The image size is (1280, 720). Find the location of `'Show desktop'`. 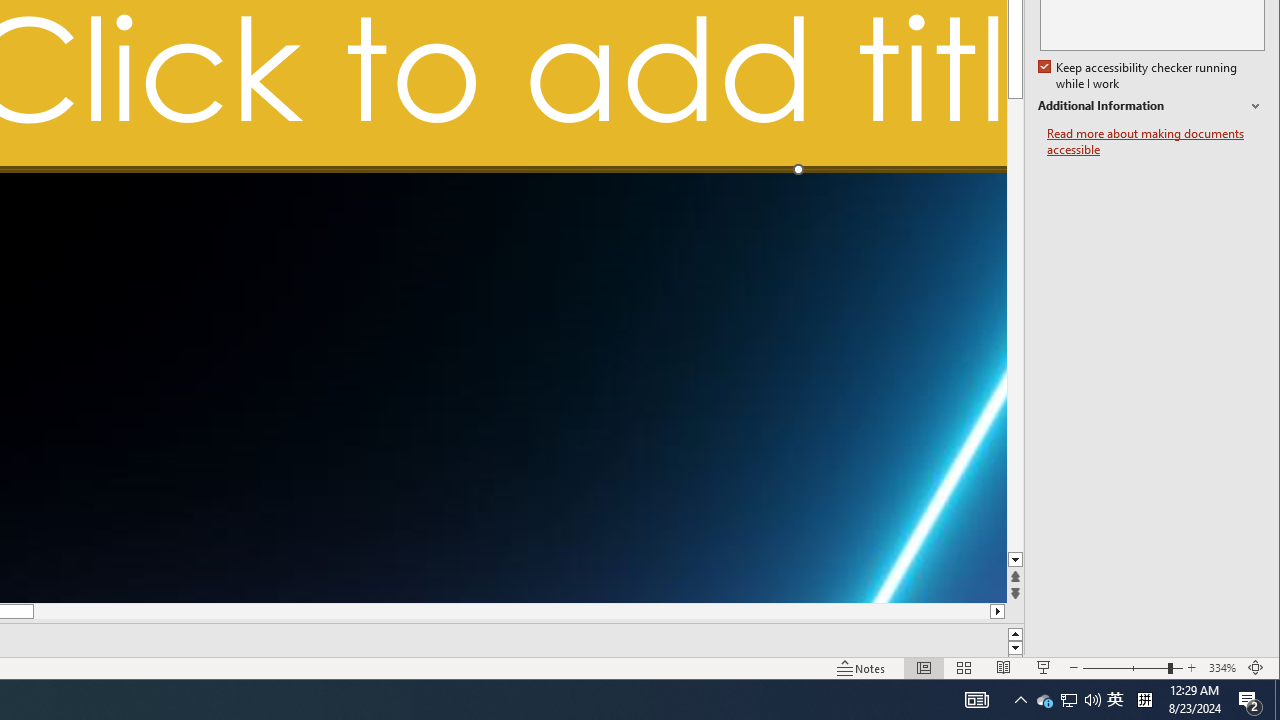

'Show desktop' is located at coordinates (1276, 698).